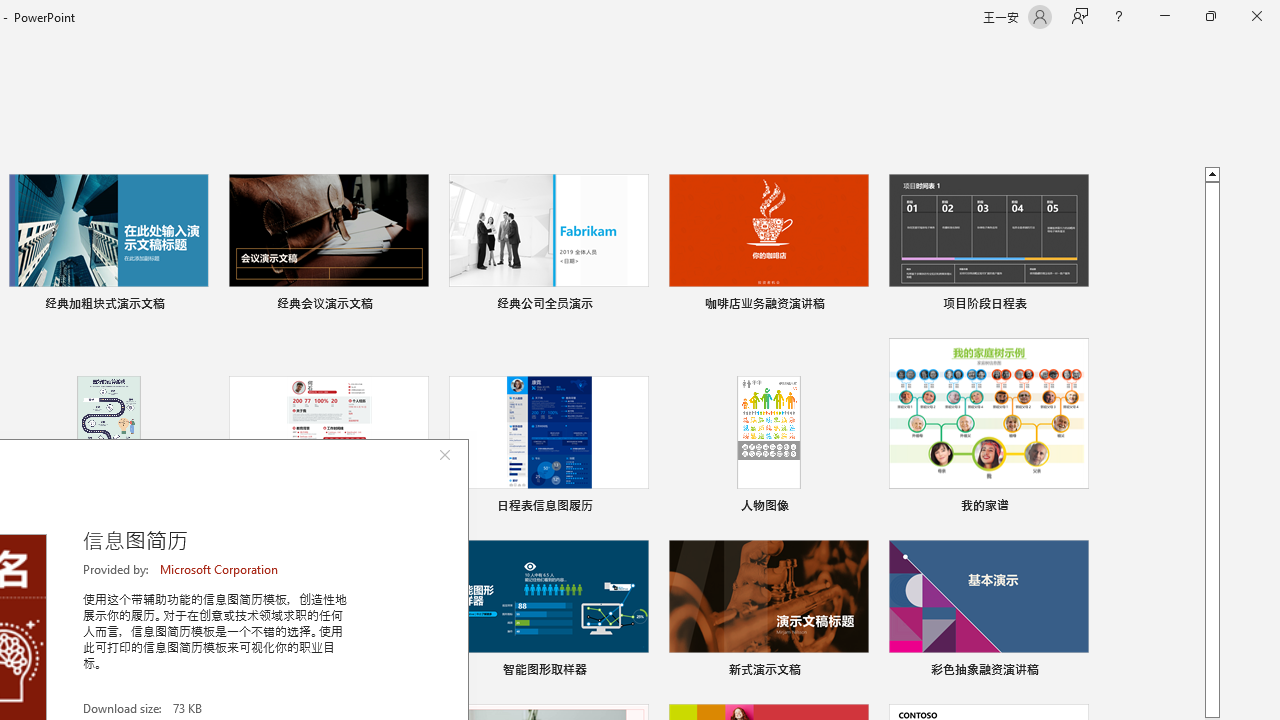 This screenshot has height=720, width=1280. I want to click on 'Microsoft Corporation', so click(220, 569).